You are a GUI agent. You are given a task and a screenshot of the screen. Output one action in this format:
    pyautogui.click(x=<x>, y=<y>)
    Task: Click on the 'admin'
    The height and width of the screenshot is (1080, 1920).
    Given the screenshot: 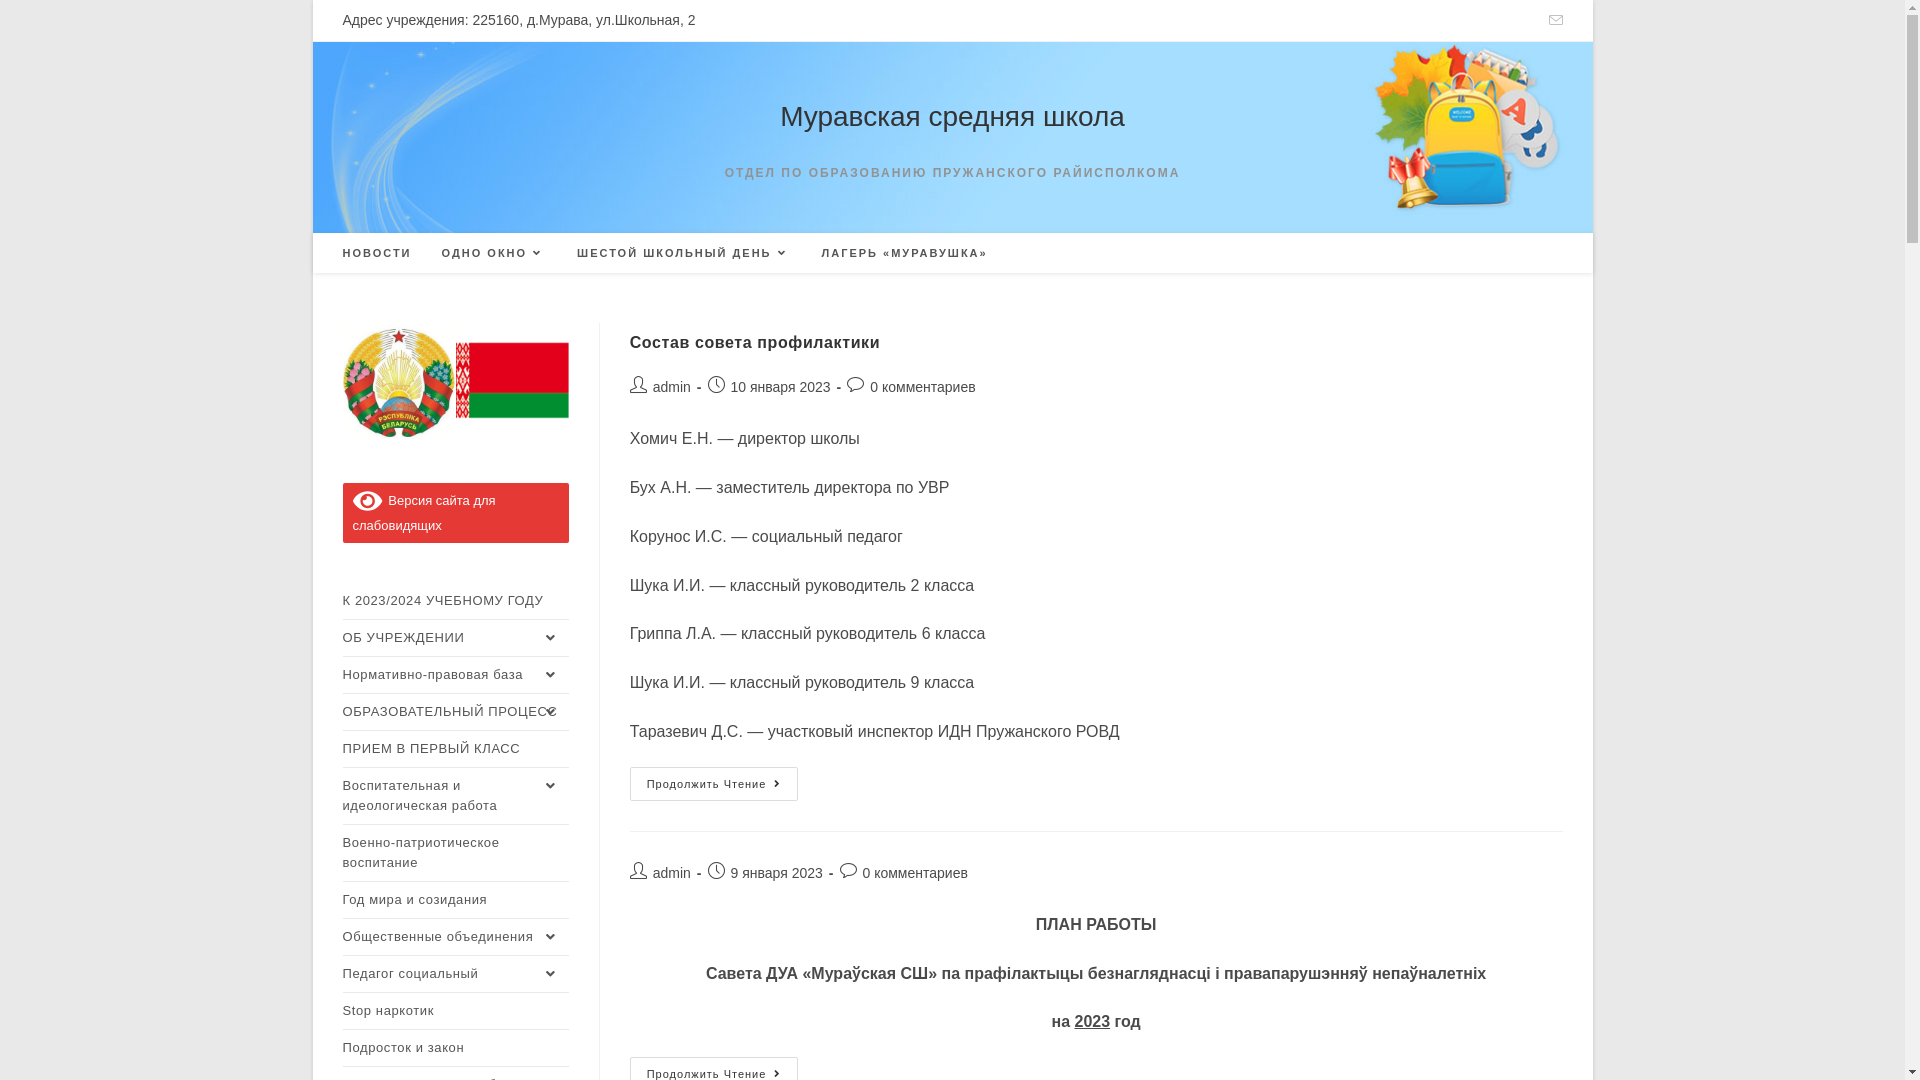 What is the action you would take?
    pyautogui.click(x=672, y=871)
    